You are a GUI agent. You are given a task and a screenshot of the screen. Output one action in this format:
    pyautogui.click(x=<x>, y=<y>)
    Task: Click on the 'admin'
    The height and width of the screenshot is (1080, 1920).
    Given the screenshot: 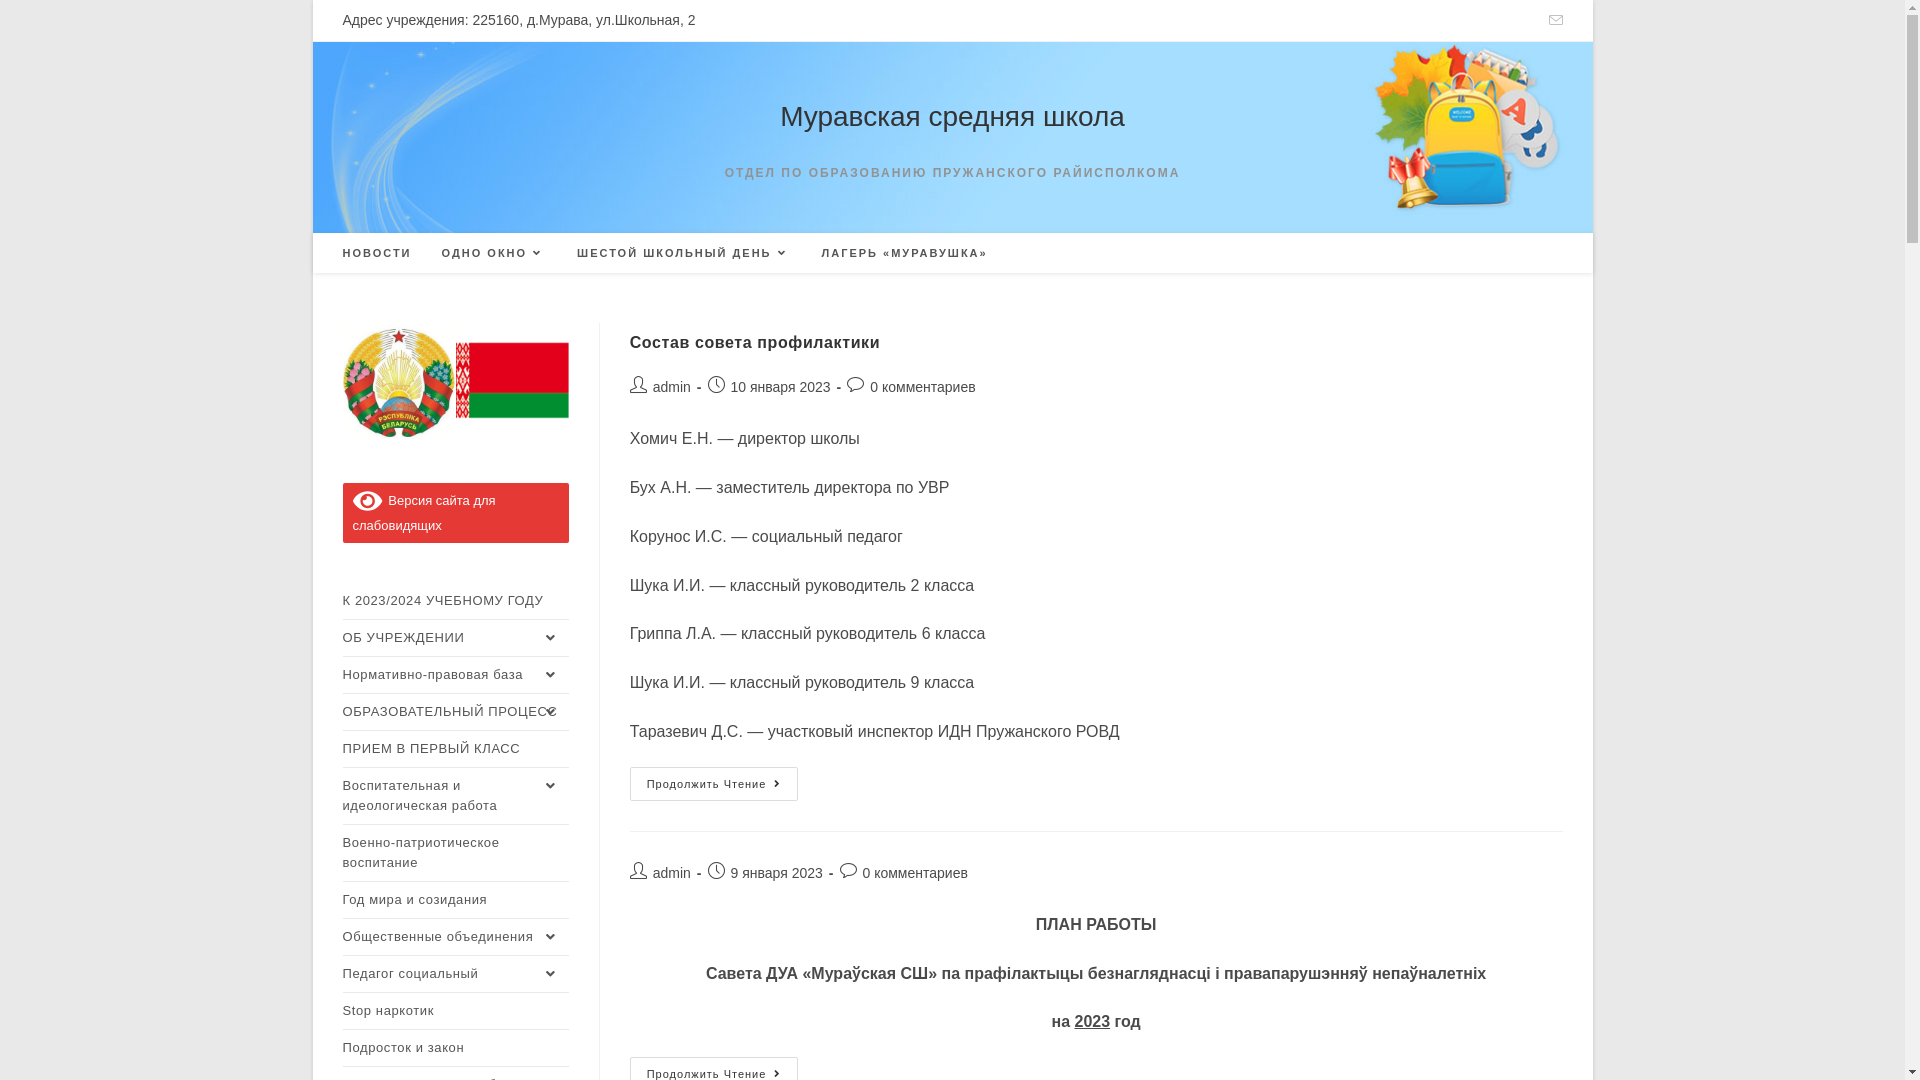 What is the action you would take?
    pyautogui.click(x=672, y=871)
    